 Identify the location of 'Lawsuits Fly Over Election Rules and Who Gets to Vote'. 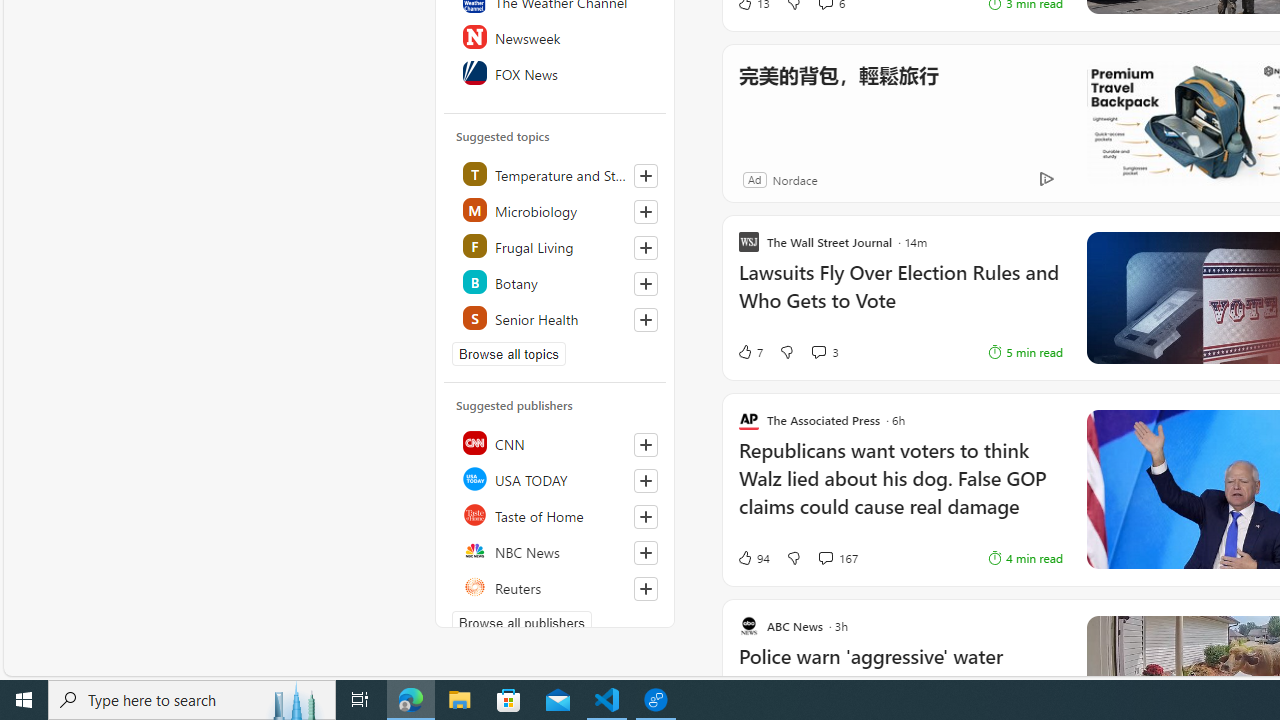
(899, 297).